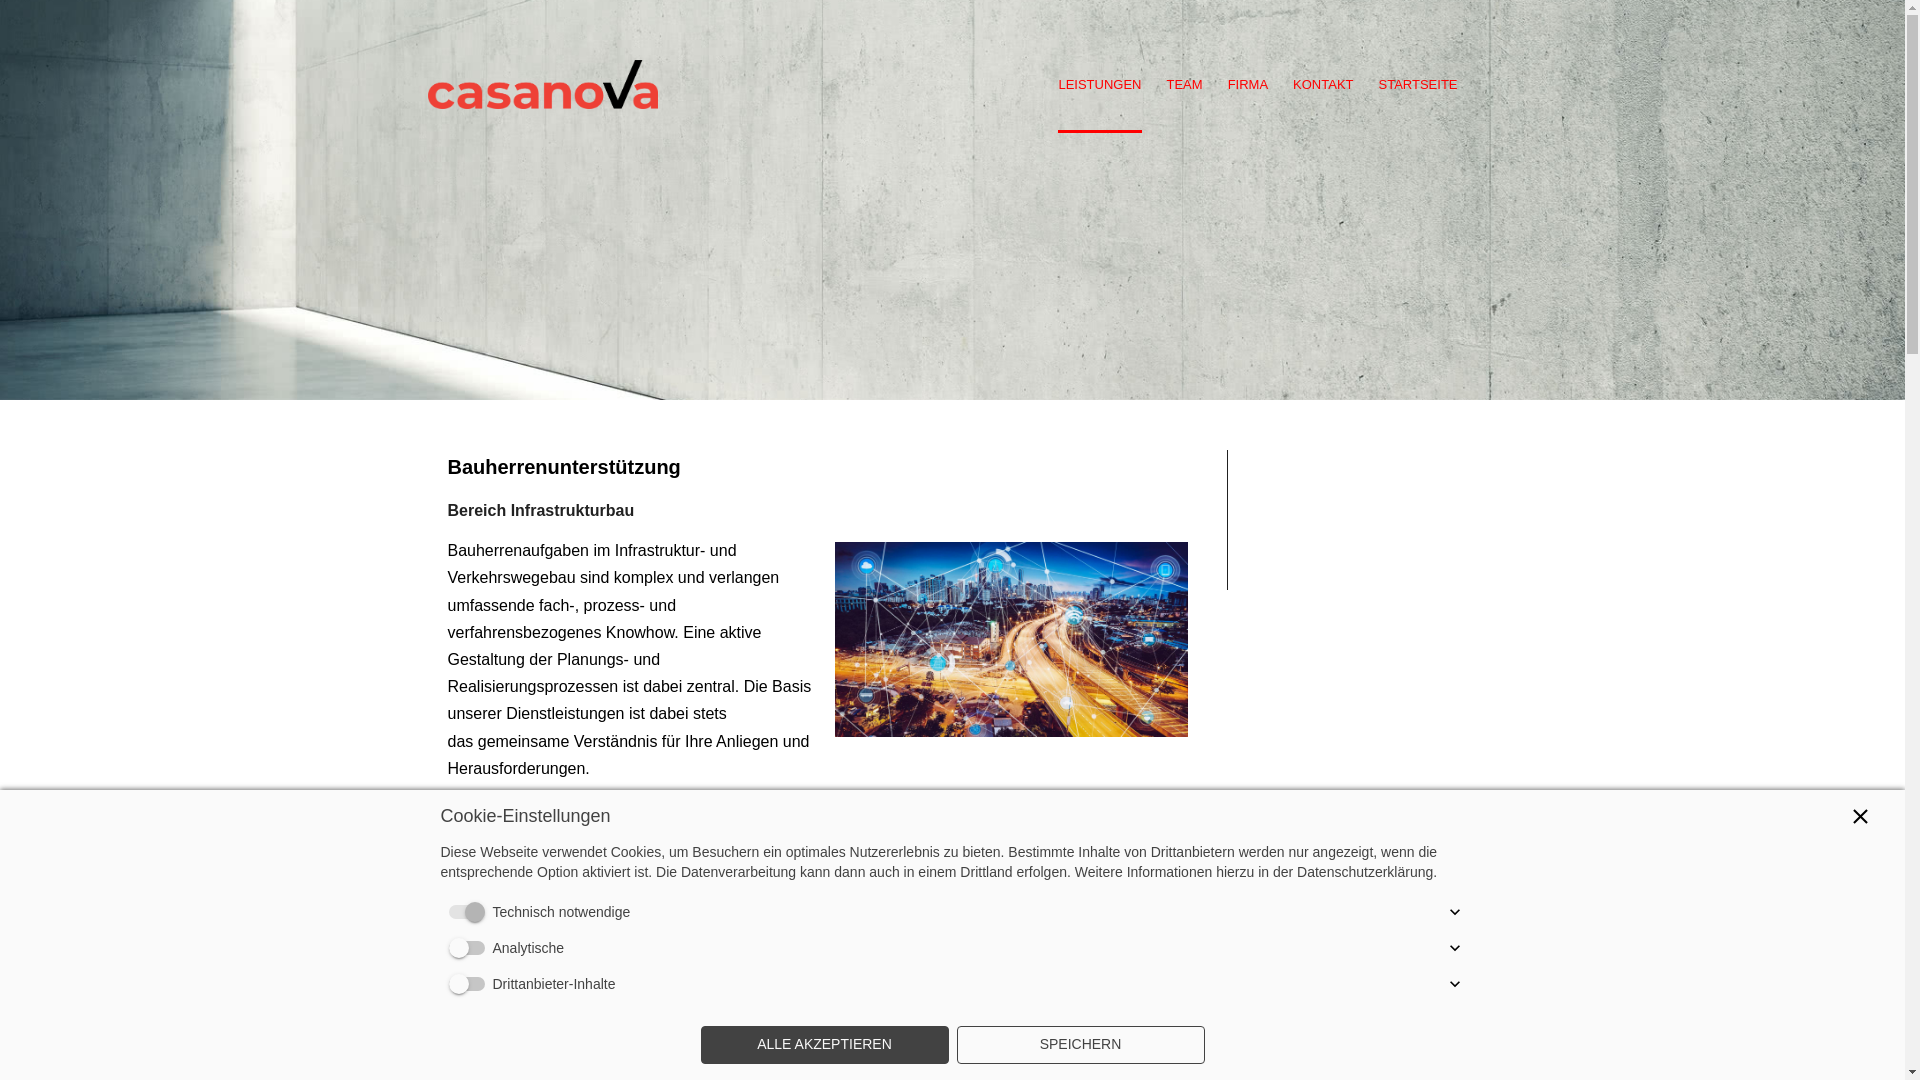  Describe the element at coordinates (1184, 85) in the screenshot. I see `'TEAM'` at that location.